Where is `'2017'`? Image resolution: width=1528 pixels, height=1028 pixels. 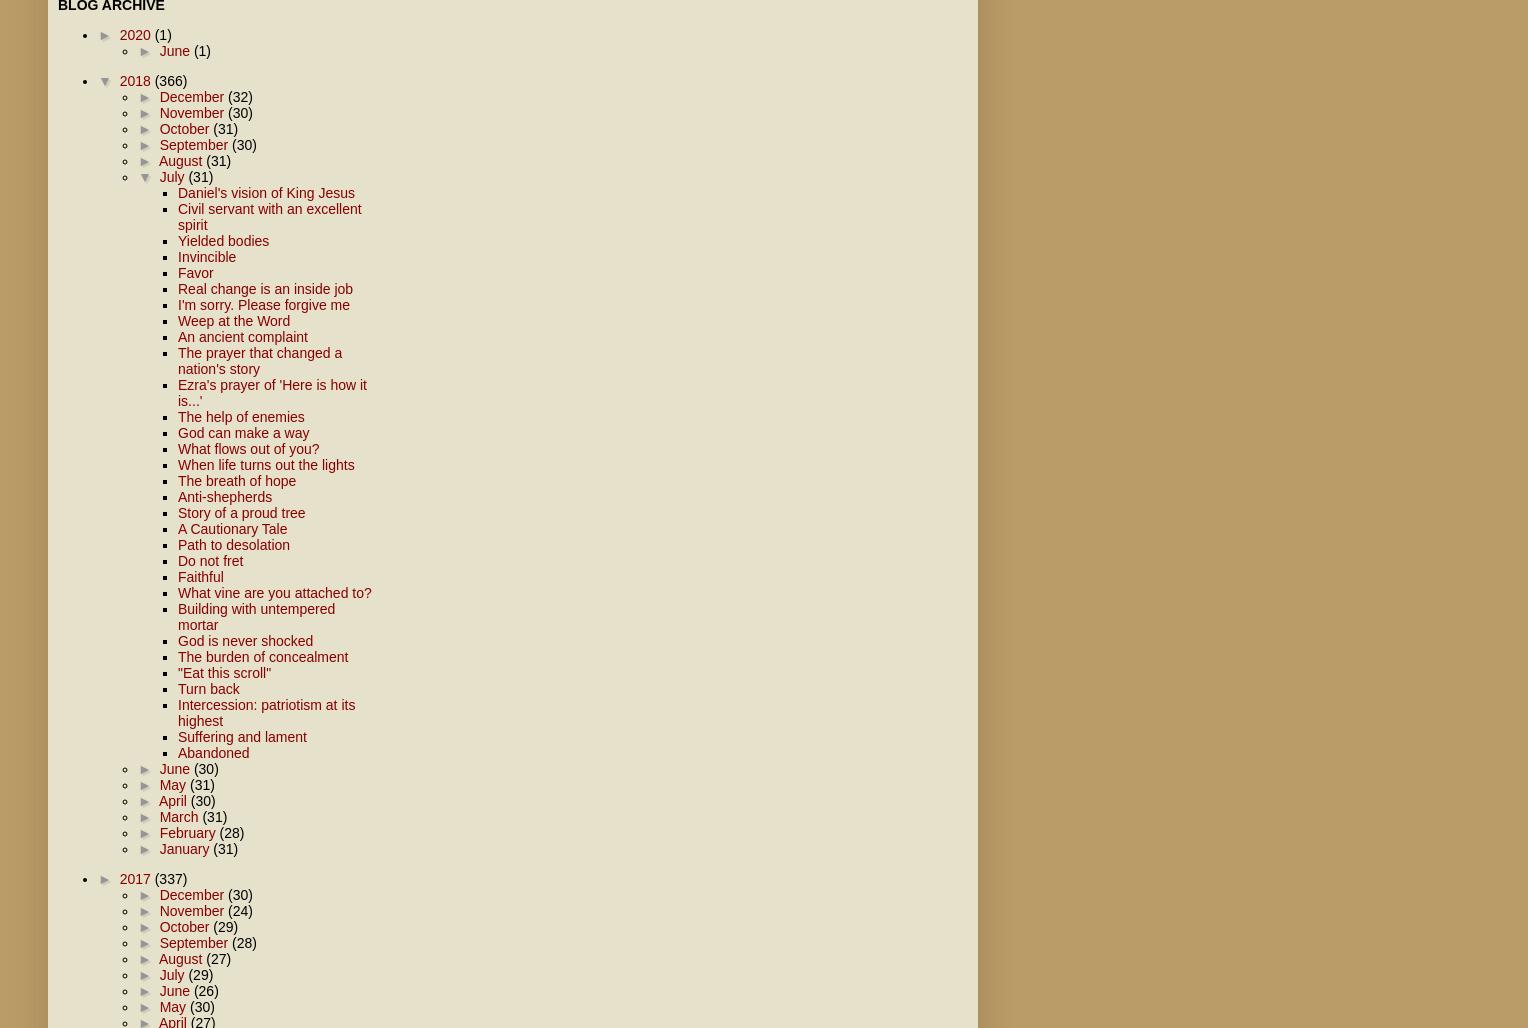
'2017' is located at coordinates (136, 878).